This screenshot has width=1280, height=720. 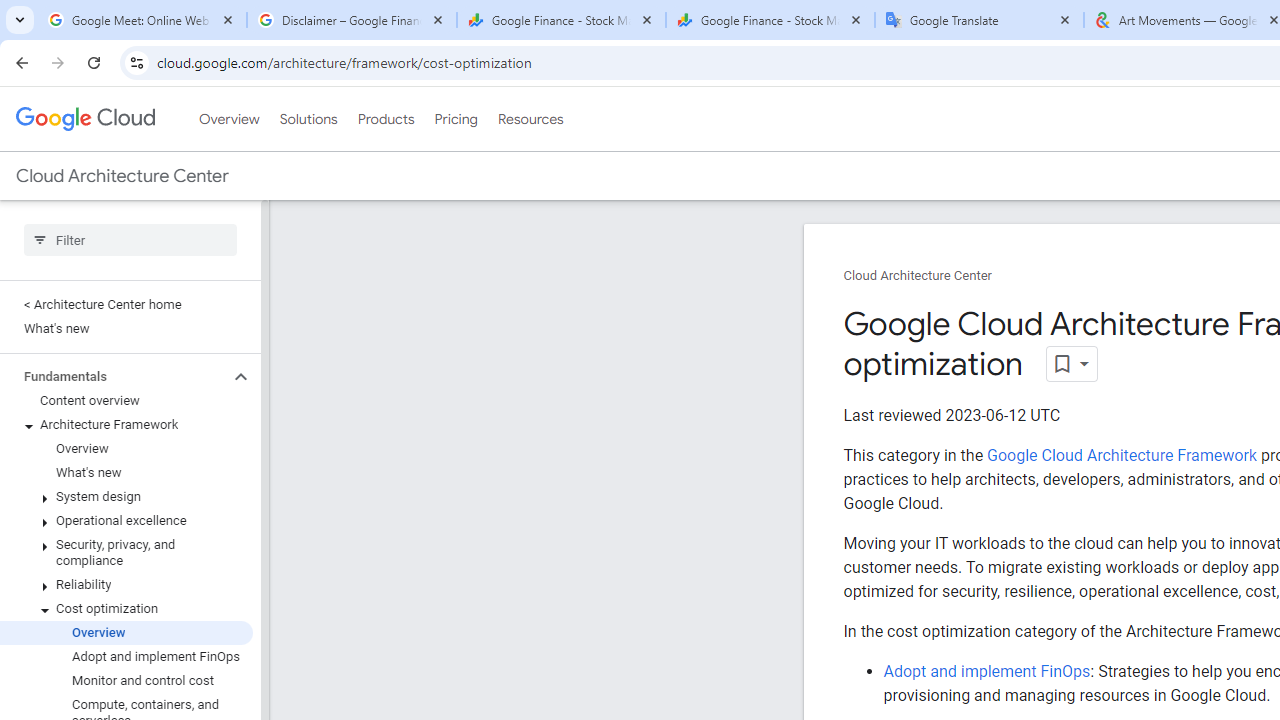 I want to click on 'Security, privacy, and compliance', so click(x=125, y=552).